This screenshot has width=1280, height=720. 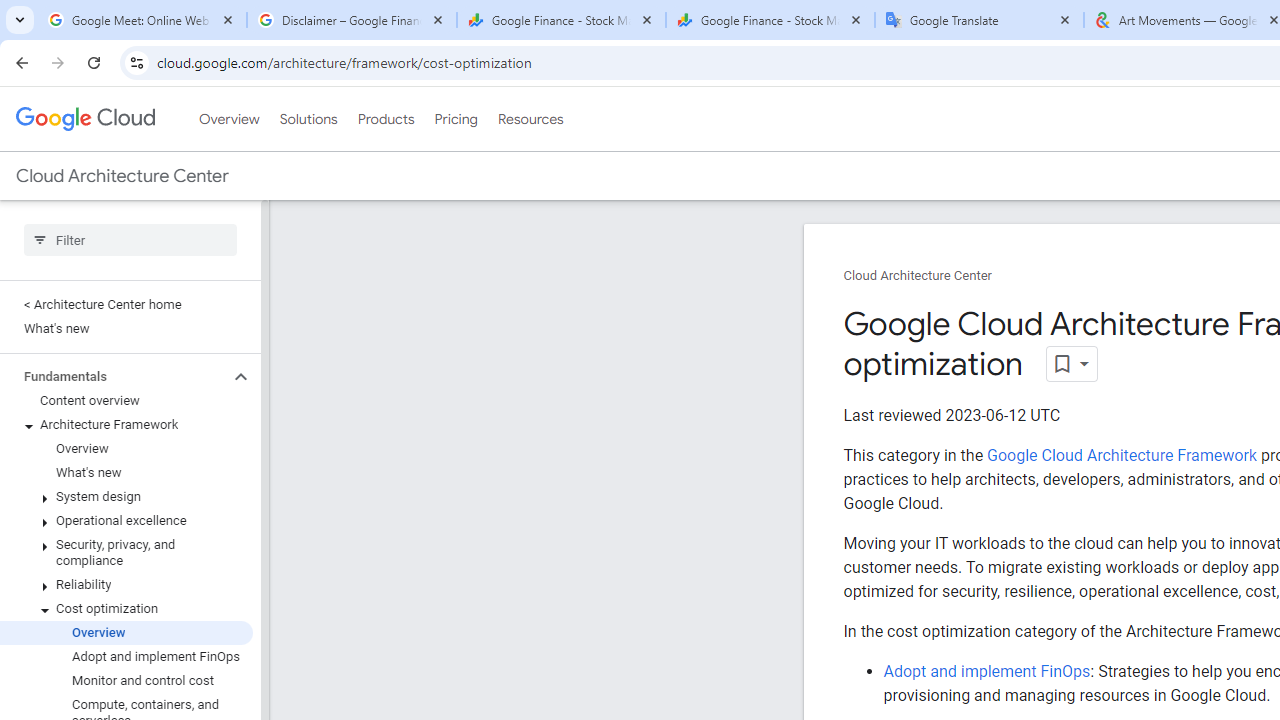 I want to click on 'Security, privacy, and compliance', so click(x=125, y=552).